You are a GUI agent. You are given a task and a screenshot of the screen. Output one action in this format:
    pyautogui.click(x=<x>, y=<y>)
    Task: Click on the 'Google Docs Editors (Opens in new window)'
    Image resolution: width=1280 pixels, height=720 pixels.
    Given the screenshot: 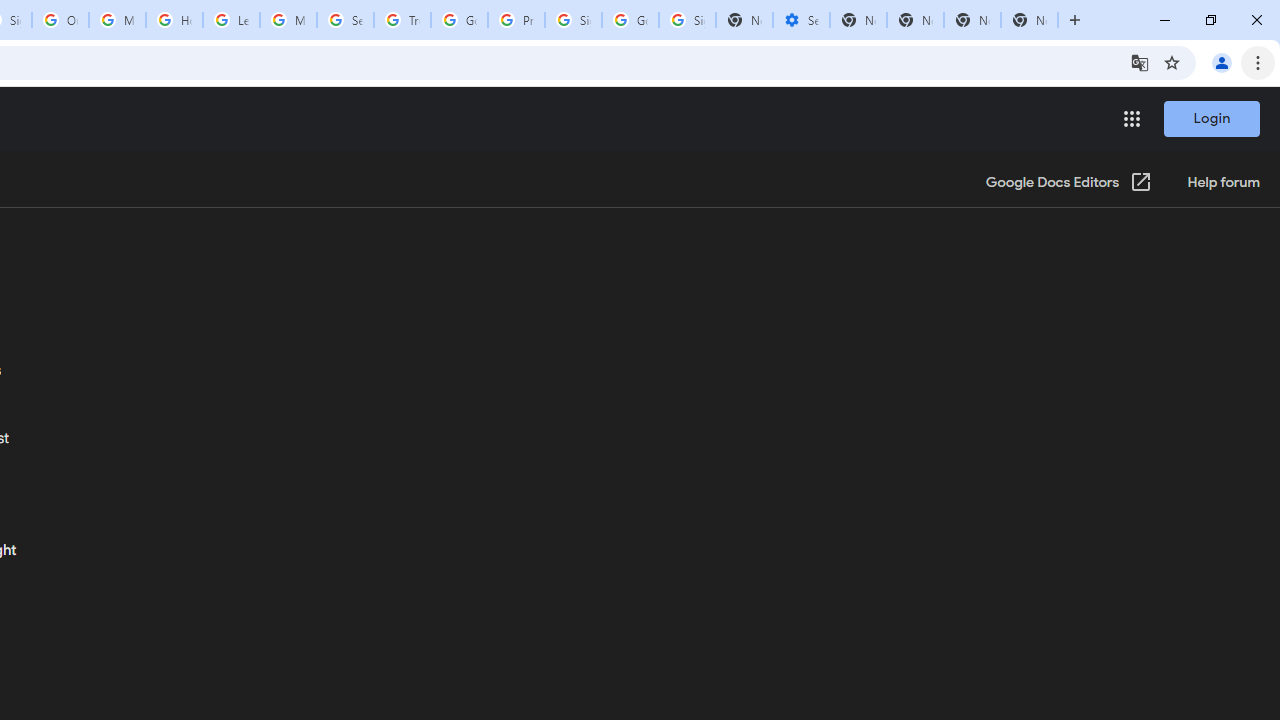 What is the action you would take?
    pyautogui.click(x=1068, y=183)
    